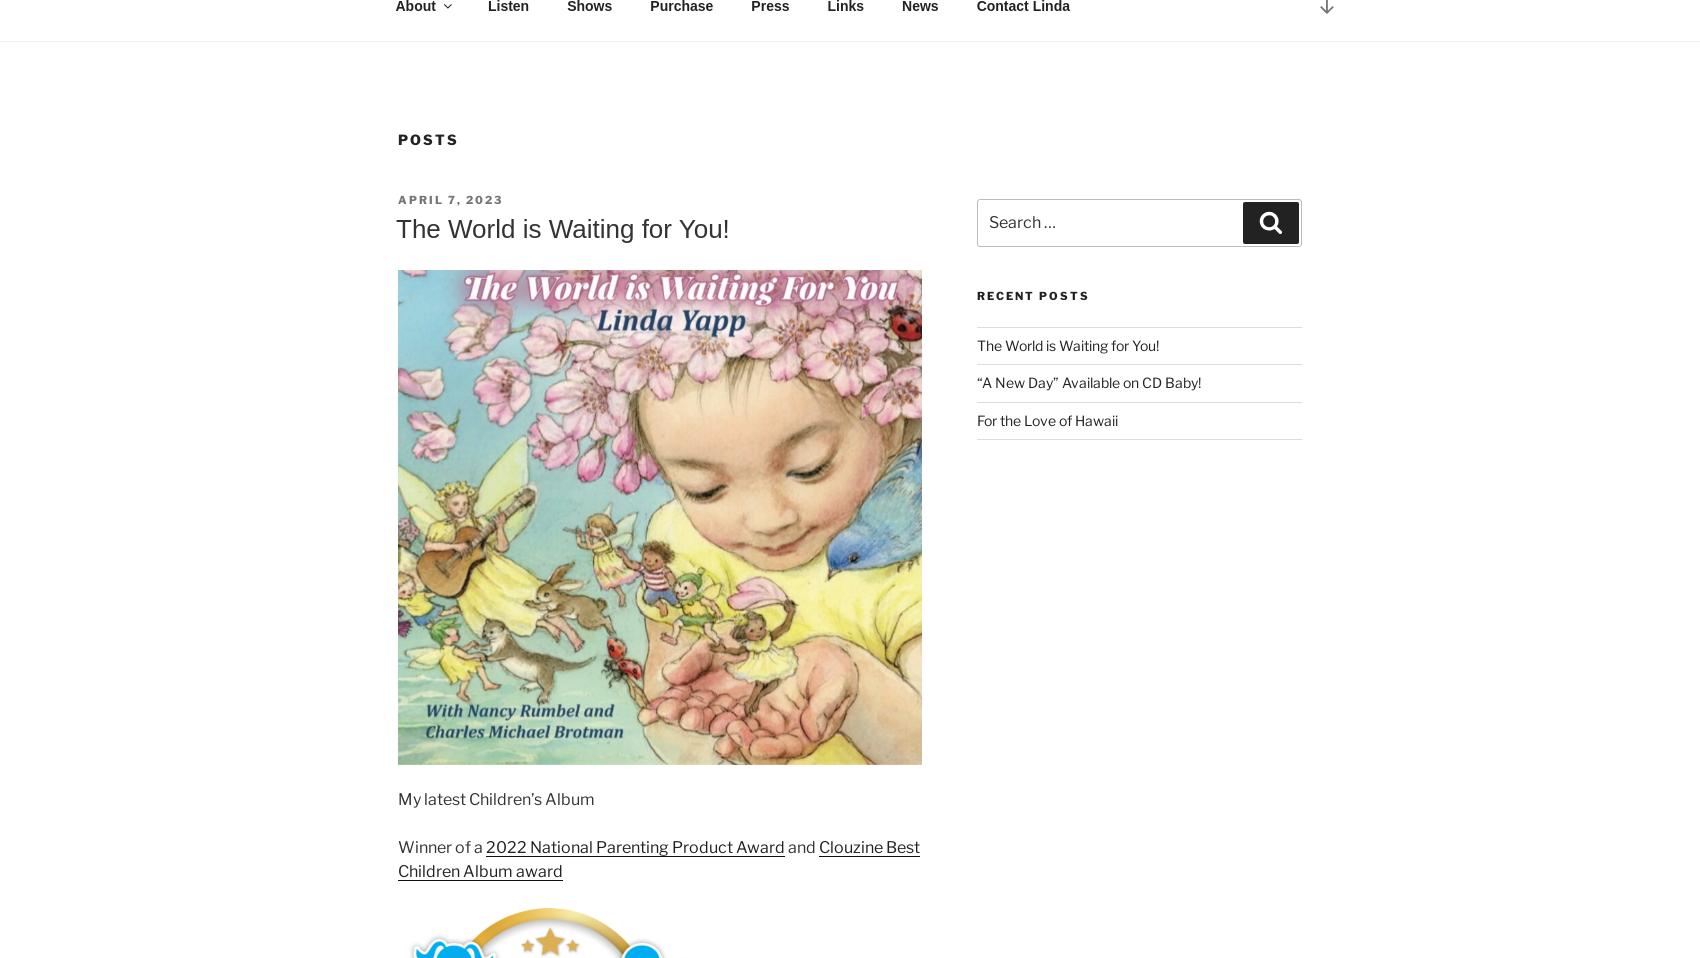  Describe the element at coordinates (634, 845) in the screenshot. I see `'2022 National Parenting Product Award'` at that location.